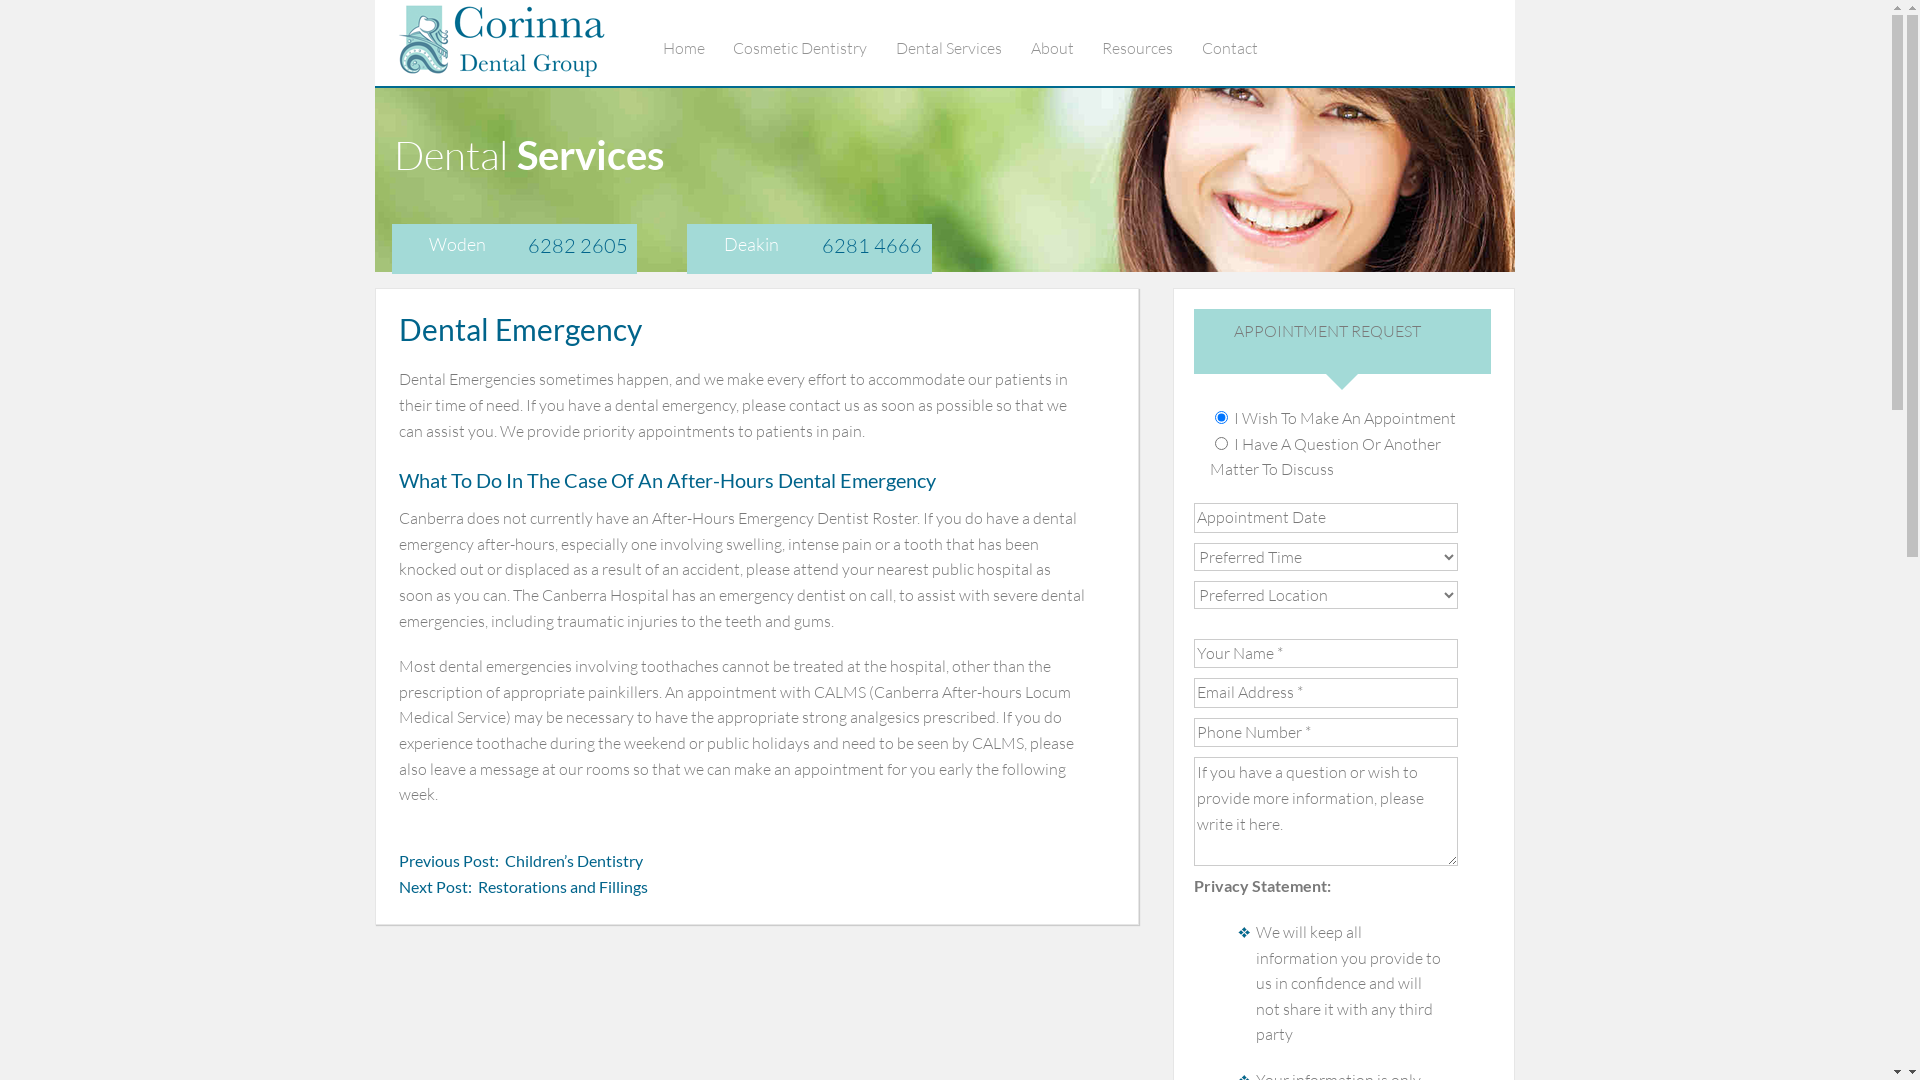  What do you see at coordinates (528, 244) in the screenshot?
I see `'6282 2605'` at bounding box center [528, 244].